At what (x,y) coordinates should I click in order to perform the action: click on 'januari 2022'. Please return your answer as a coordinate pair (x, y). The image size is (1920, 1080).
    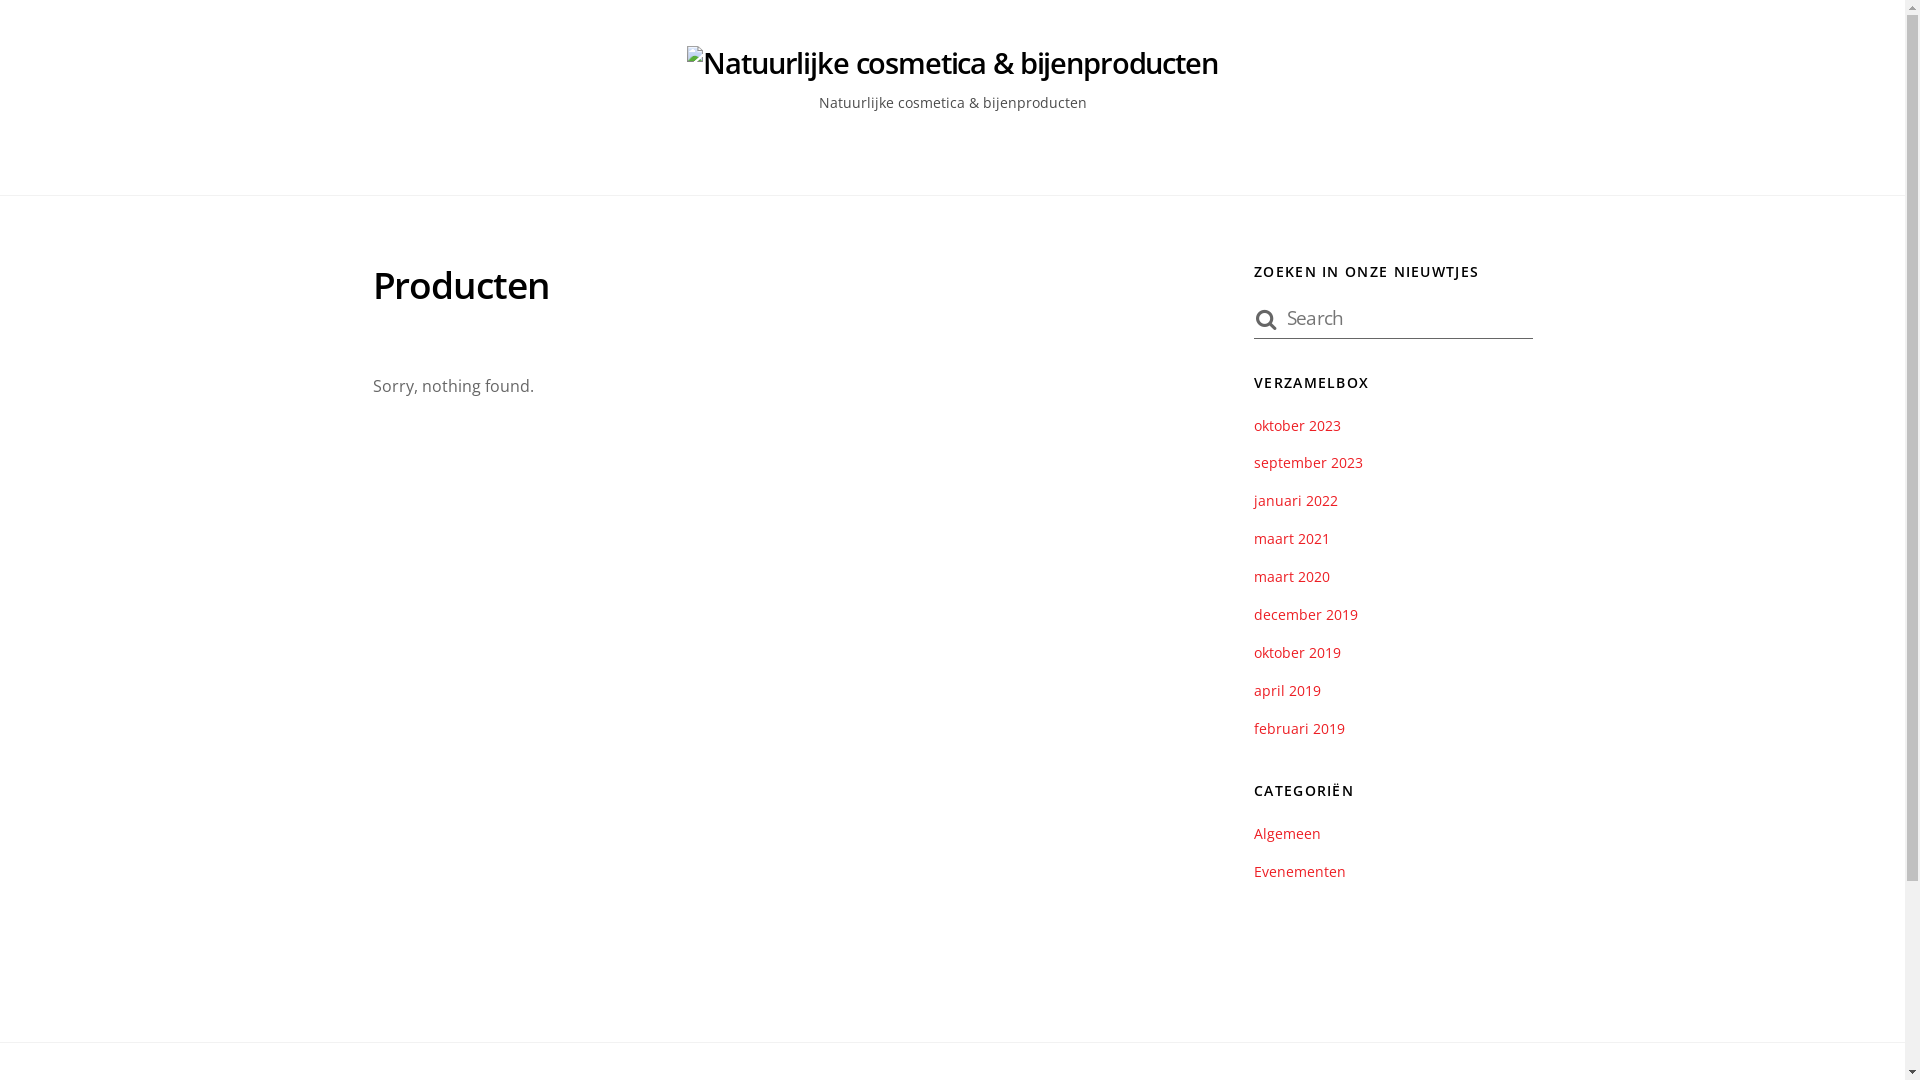
    Looking at the image, I should click on (1296, 499).